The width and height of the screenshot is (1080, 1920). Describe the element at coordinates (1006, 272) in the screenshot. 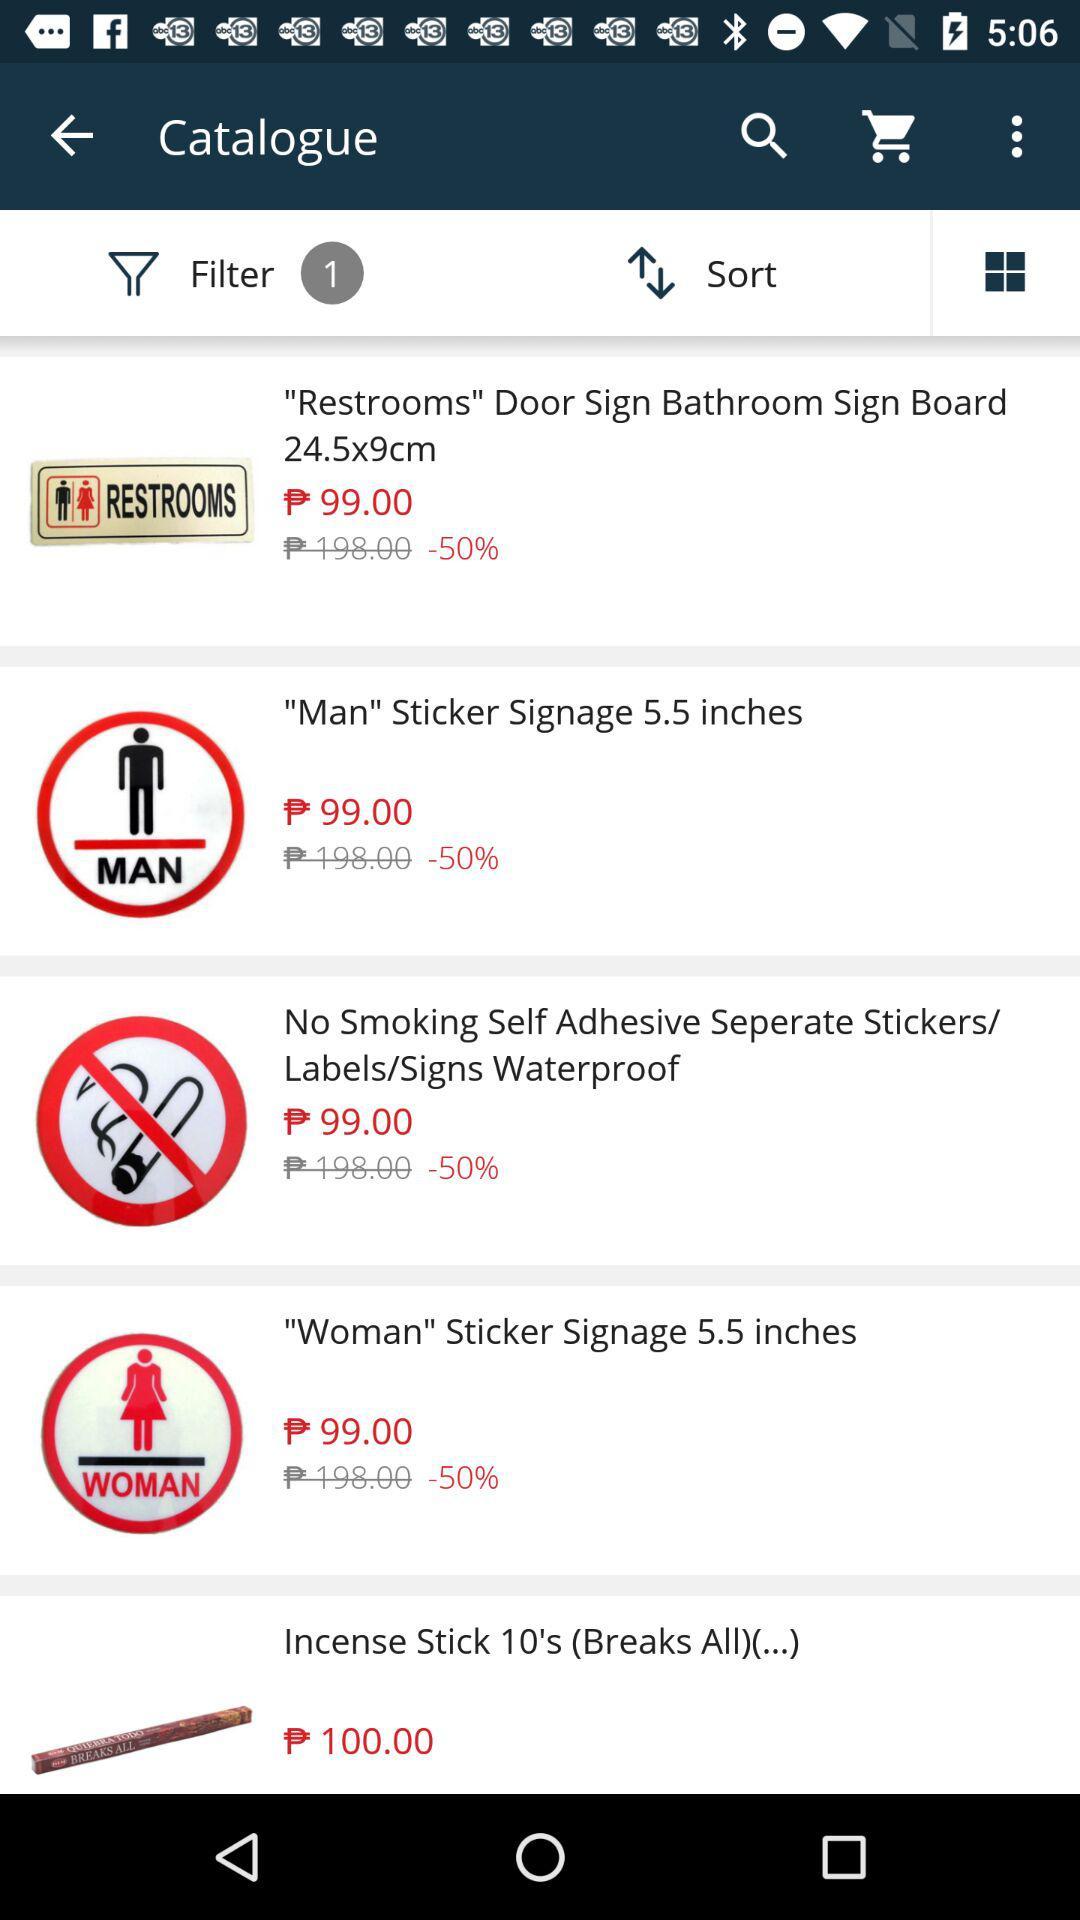

I see `change layout` at that location.